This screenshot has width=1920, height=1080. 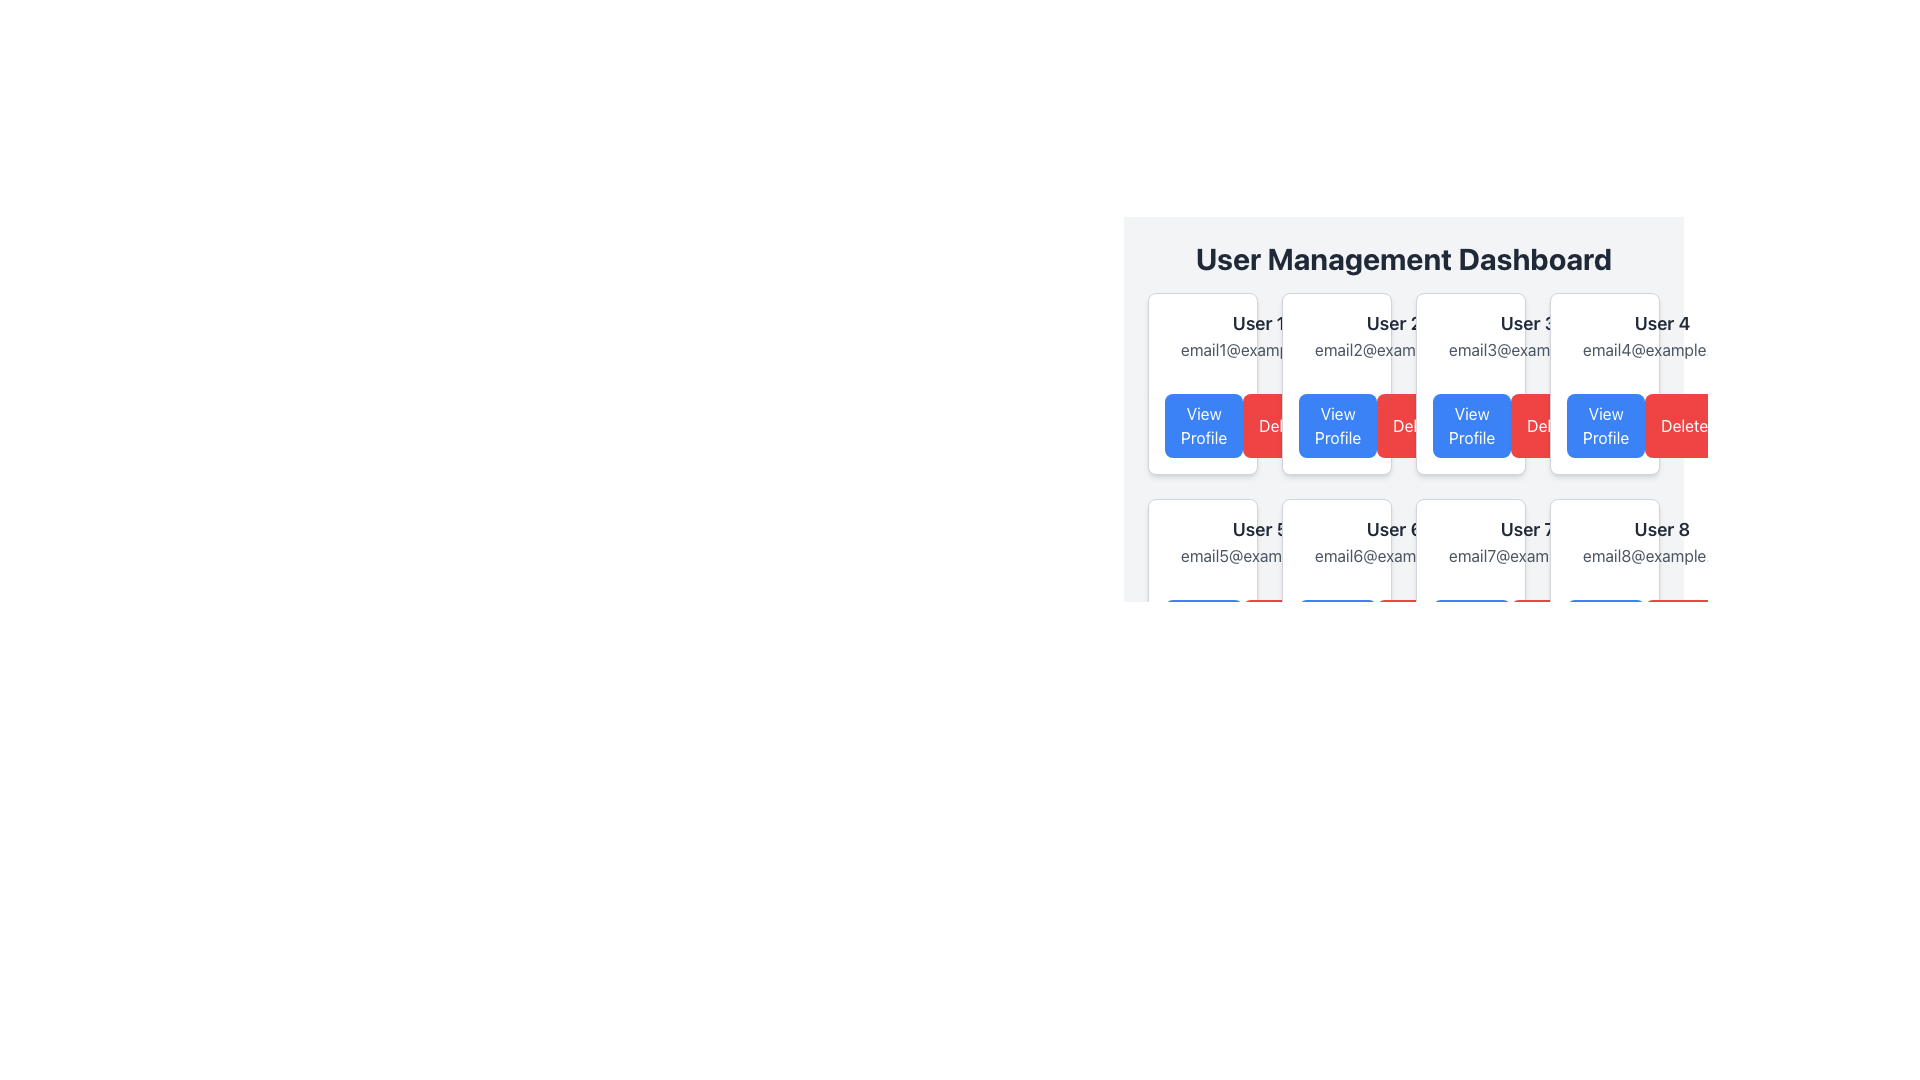 What do you see at coordinates (1606, 424) in the screenshot?
I see `the blue 'View Profile' button located to the left of the red 'Delete' button` at bounding box center [1606, 424].